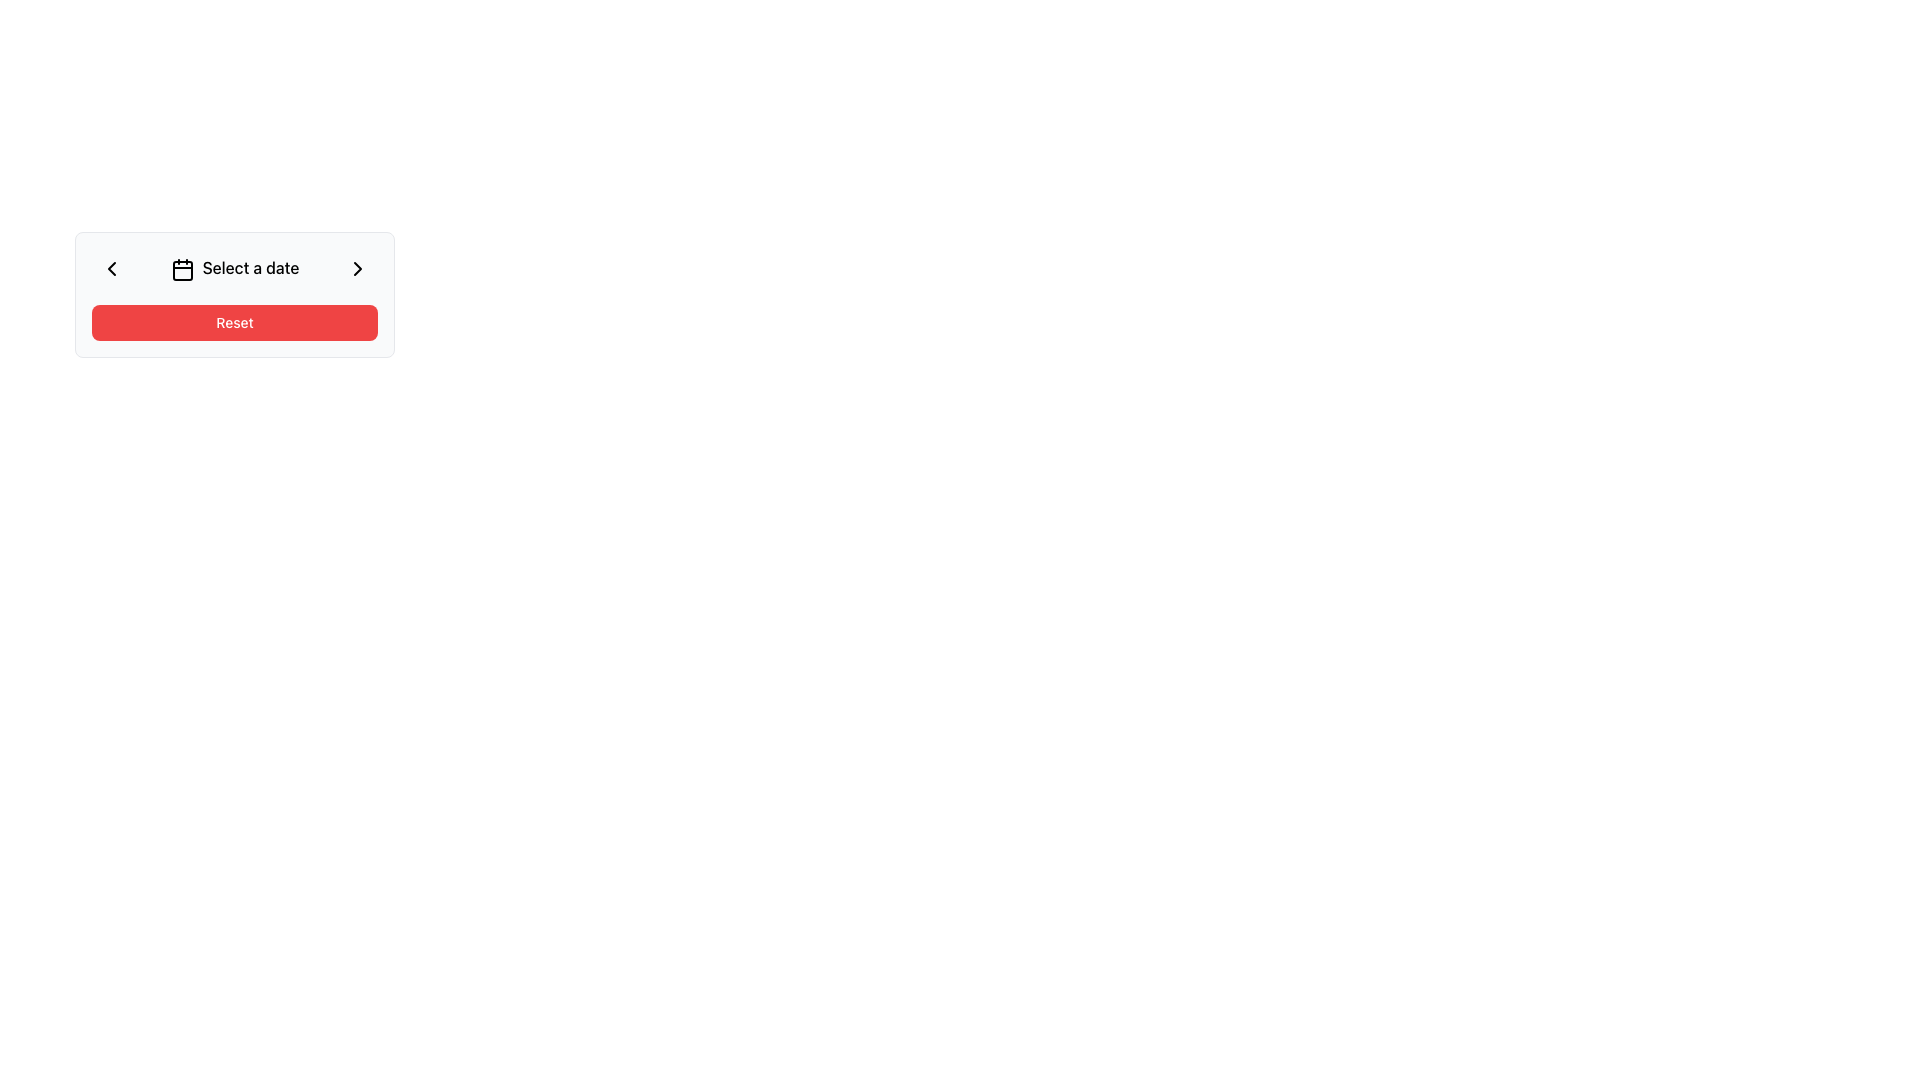 This screenshot has width=1920, height=1080. Describe the element at coordinates (357, 268) in the screenshot. I see `the chevron icon located at the top-right corner of the date selection area, which is used for navigation to the next page or step` at that location.